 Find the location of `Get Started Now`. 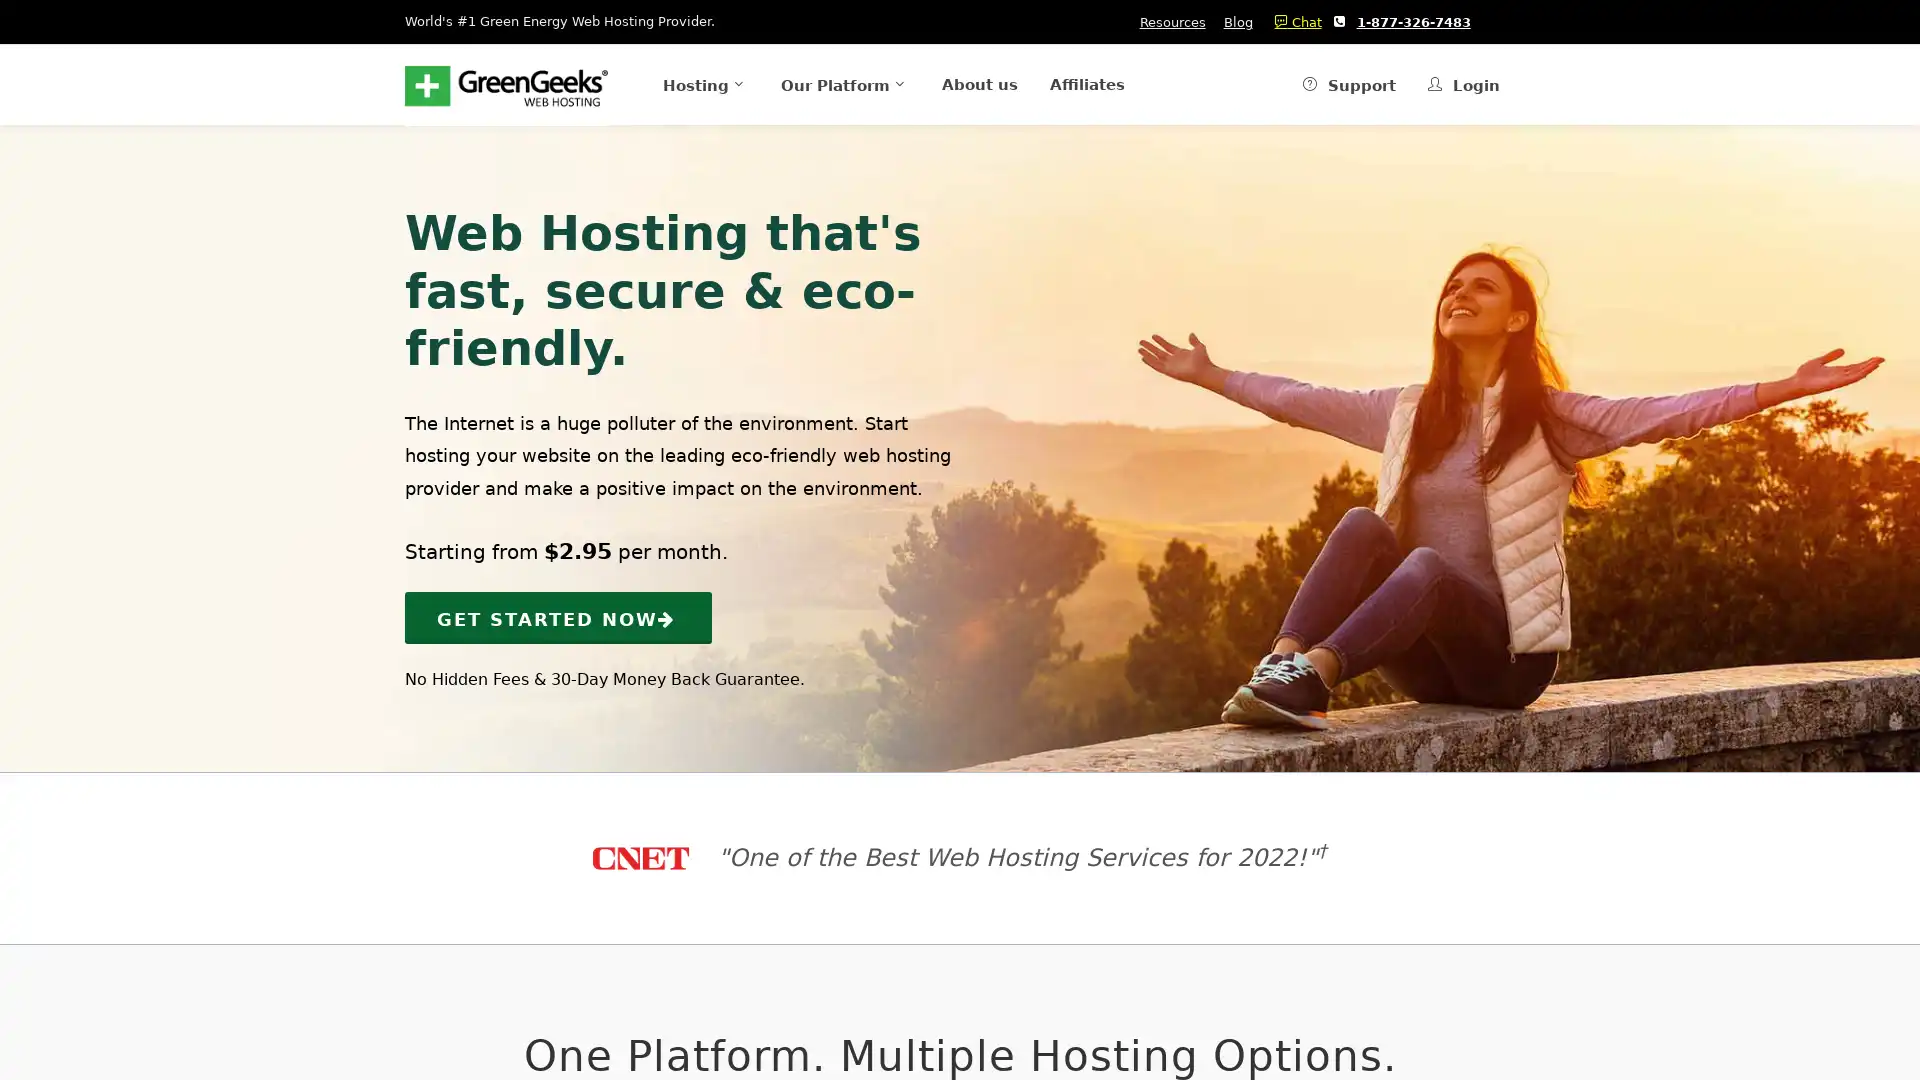

Get Started Now is located at coordinates (558, 616).